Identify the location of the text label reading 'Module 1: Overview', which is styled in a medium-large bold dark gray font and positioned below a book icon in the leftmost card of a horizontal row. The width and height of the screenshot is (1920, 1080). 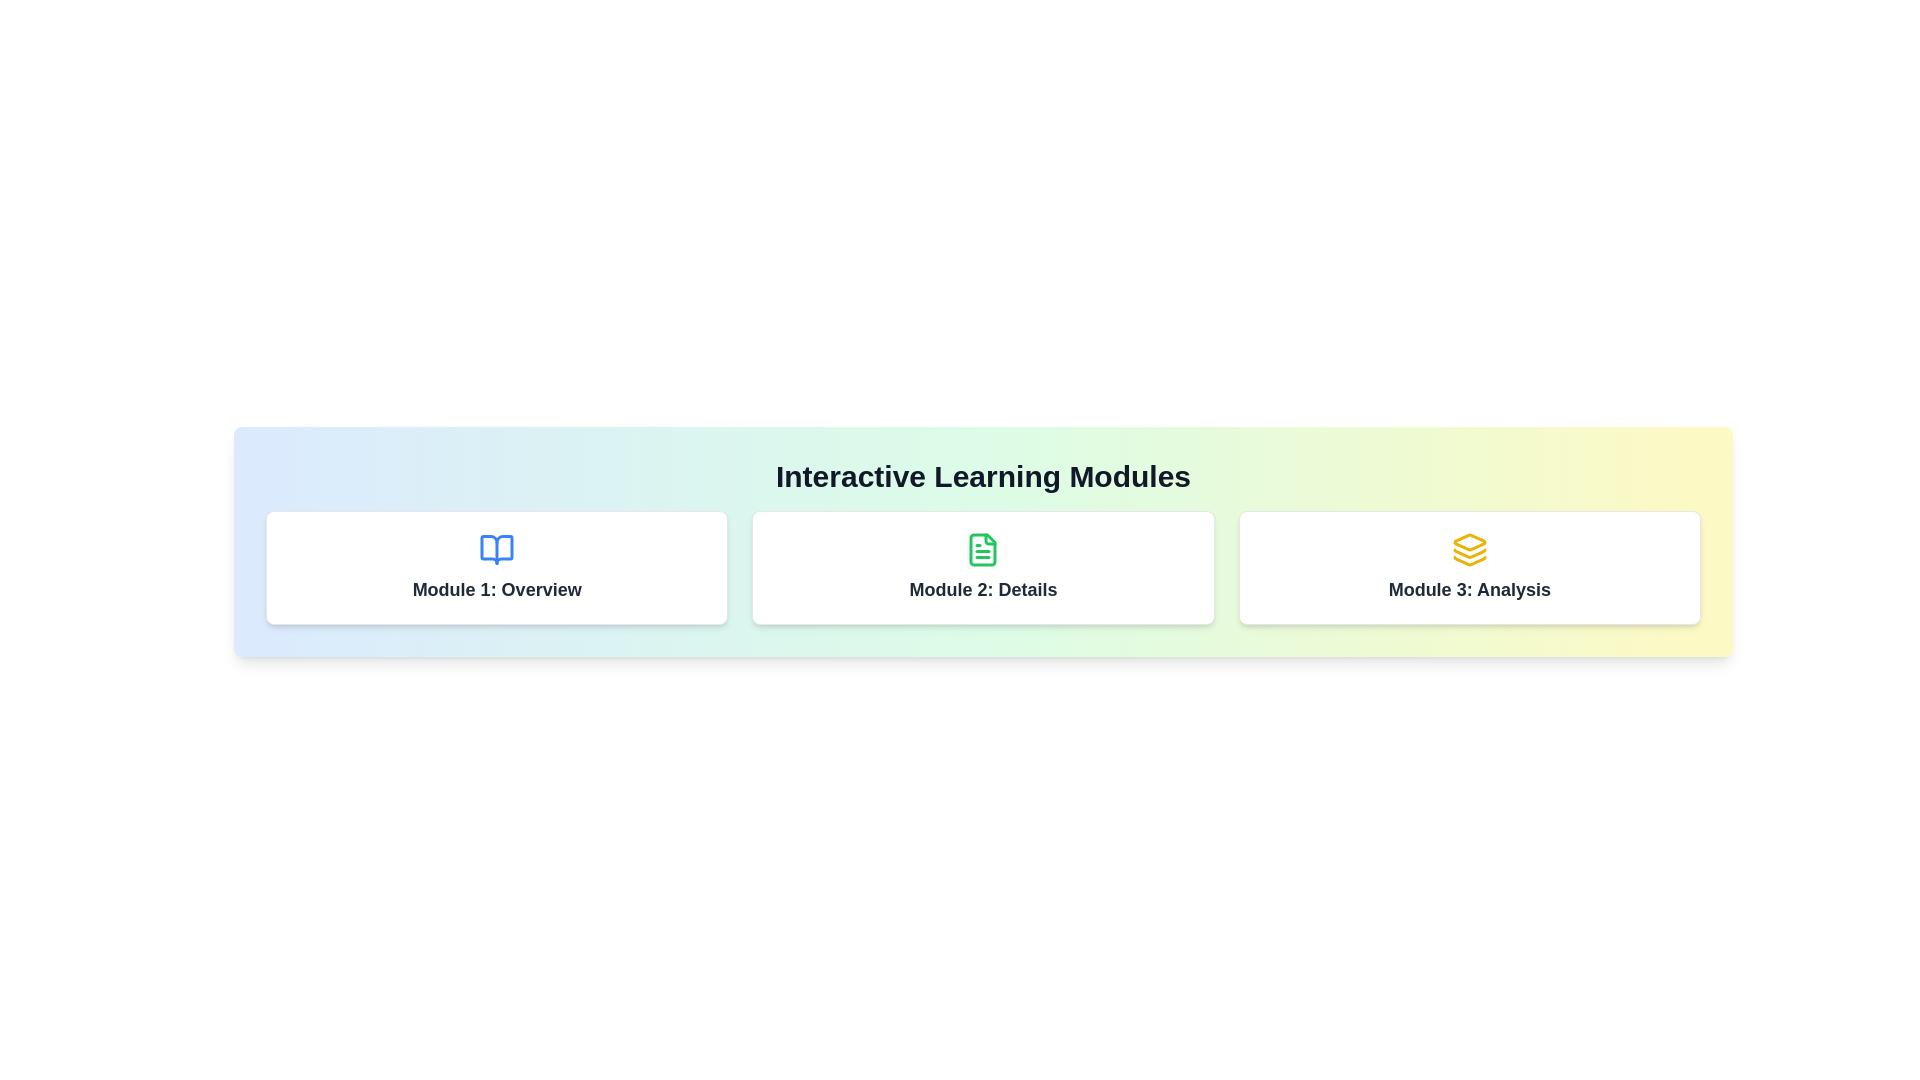
(497, 589).